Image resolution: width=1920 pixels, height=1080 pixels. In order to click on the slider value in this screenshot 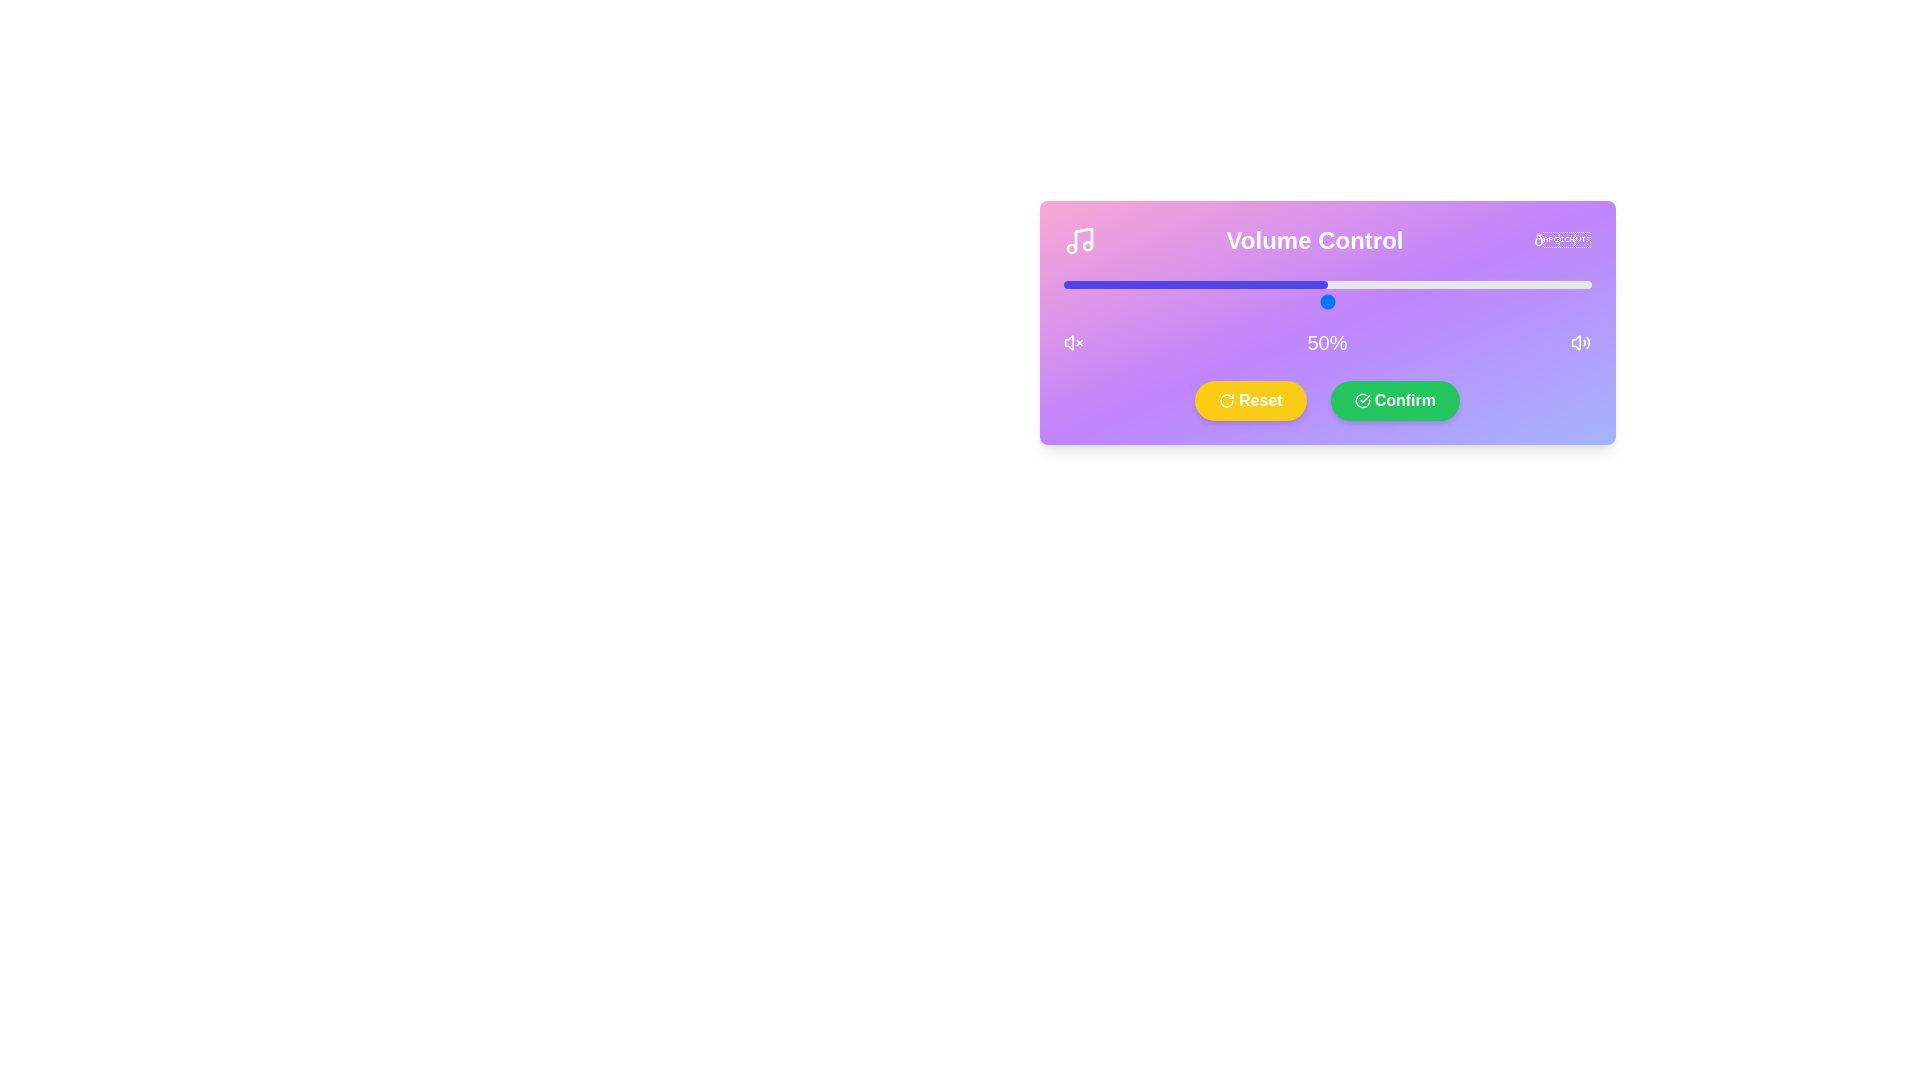, I will do `click(1574, 285)`.